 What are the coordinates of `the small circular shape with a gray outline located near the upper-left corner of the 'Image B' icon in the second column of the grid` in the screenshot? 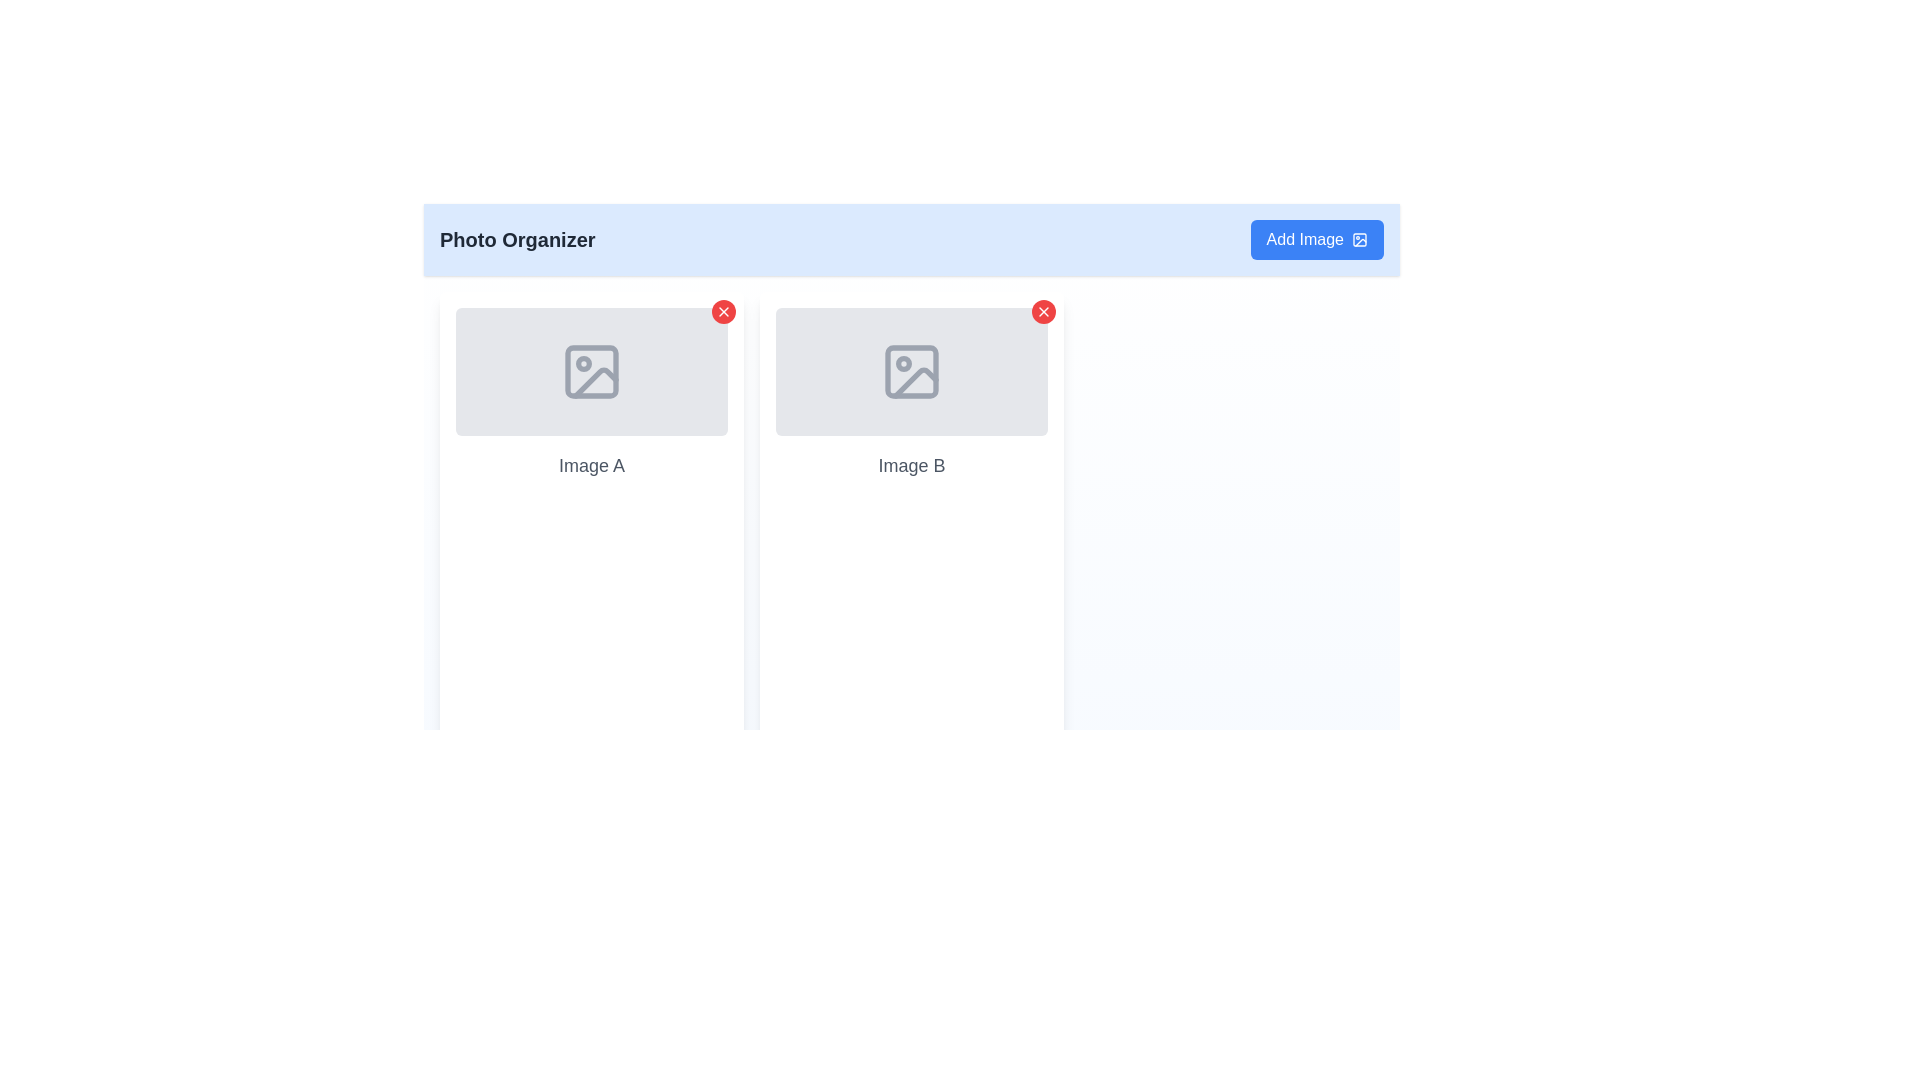 It's located at (902, 363).